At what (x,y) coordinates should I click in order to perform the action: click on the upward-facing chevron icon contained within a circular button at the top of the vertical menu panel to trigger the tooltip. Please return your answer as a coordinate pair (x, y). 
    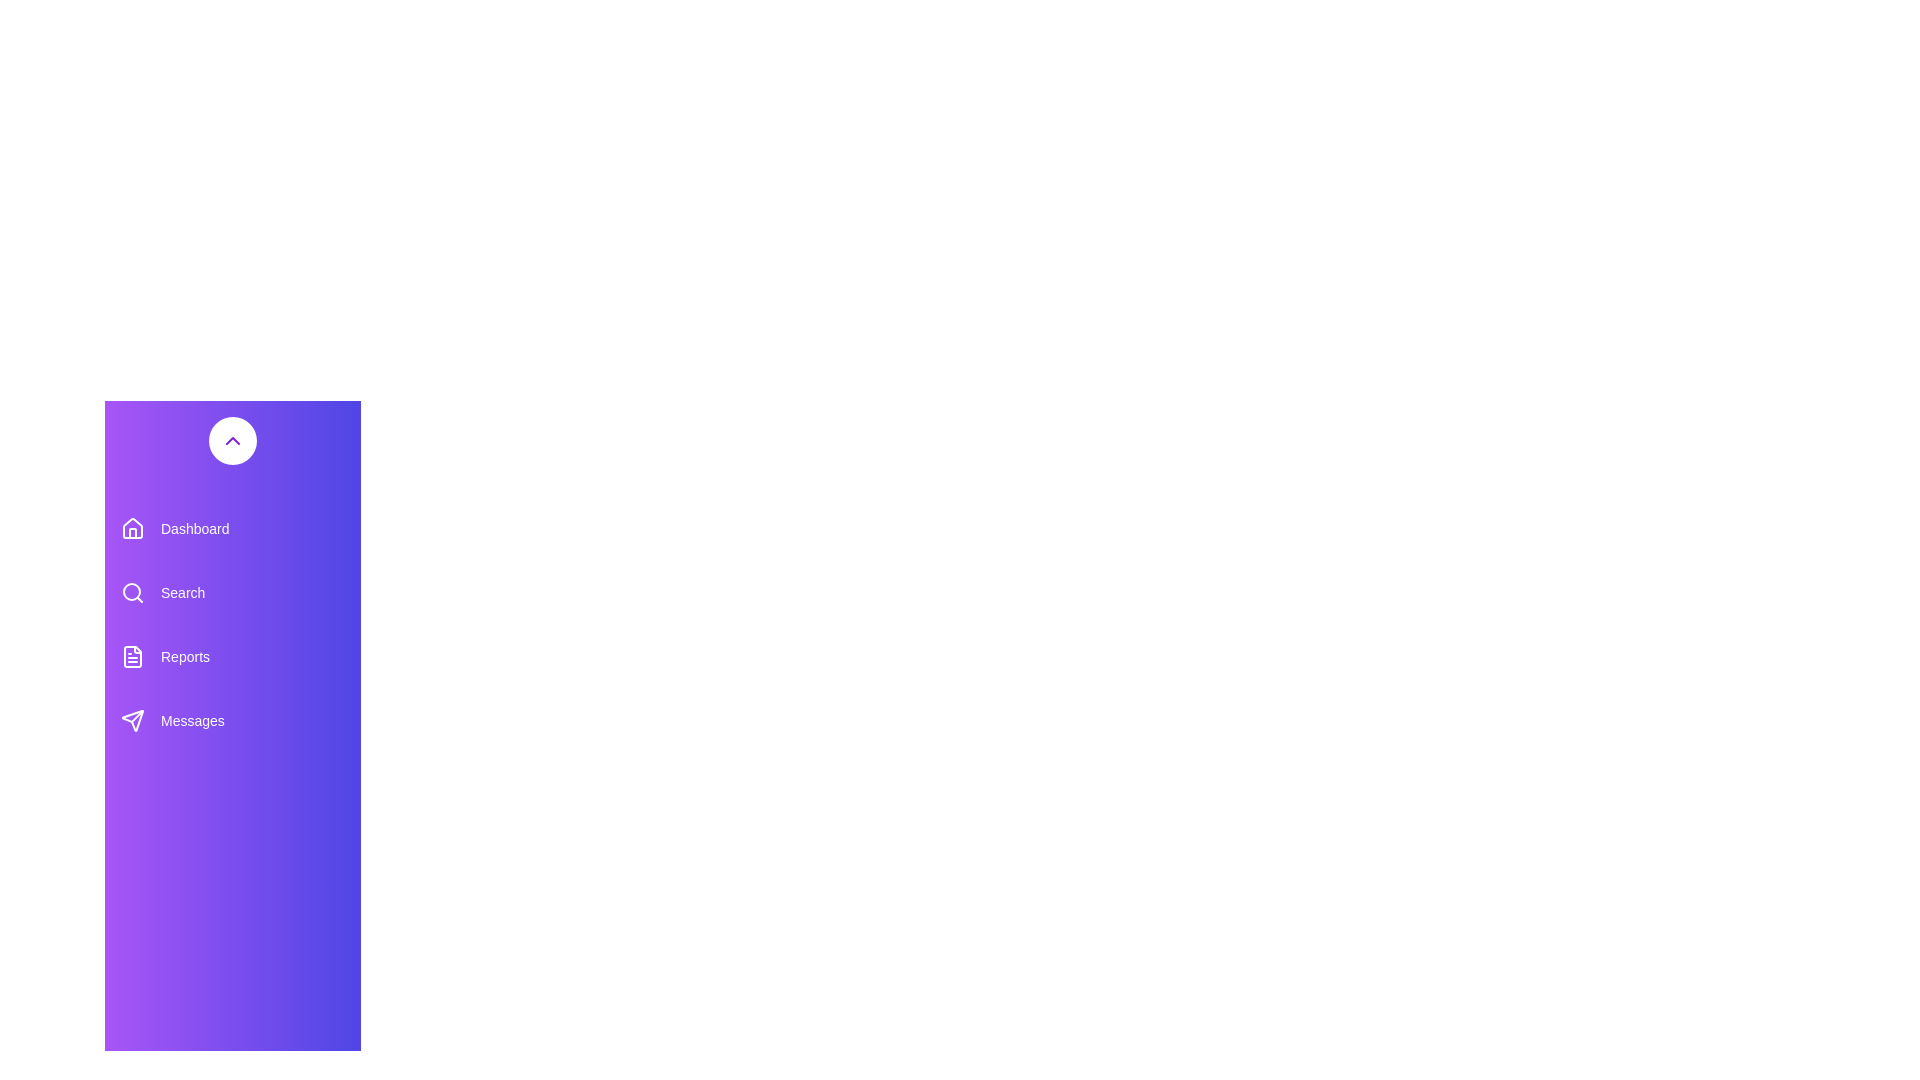
    Looking at the image, I should click on (233, 439).